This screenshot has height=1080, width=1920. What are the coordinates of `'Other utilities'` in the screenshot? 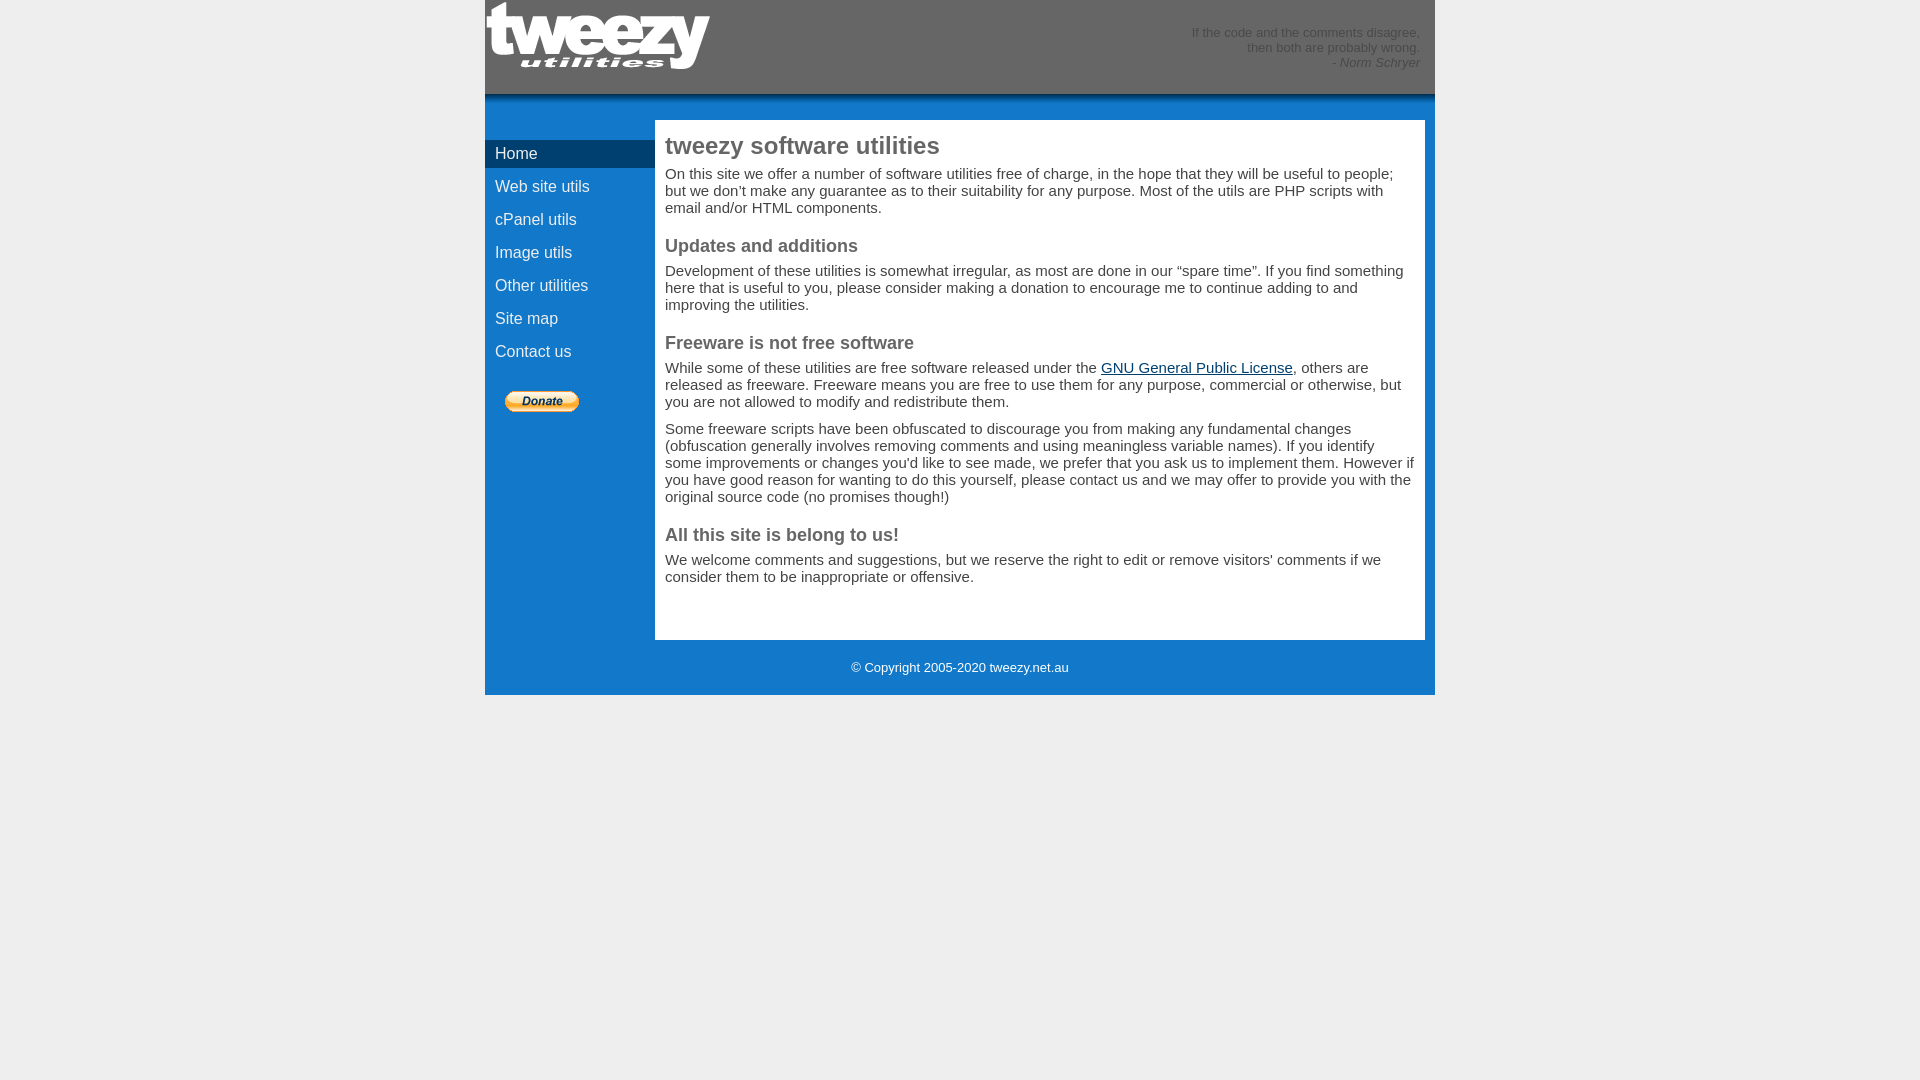 It's located at (569, 285).